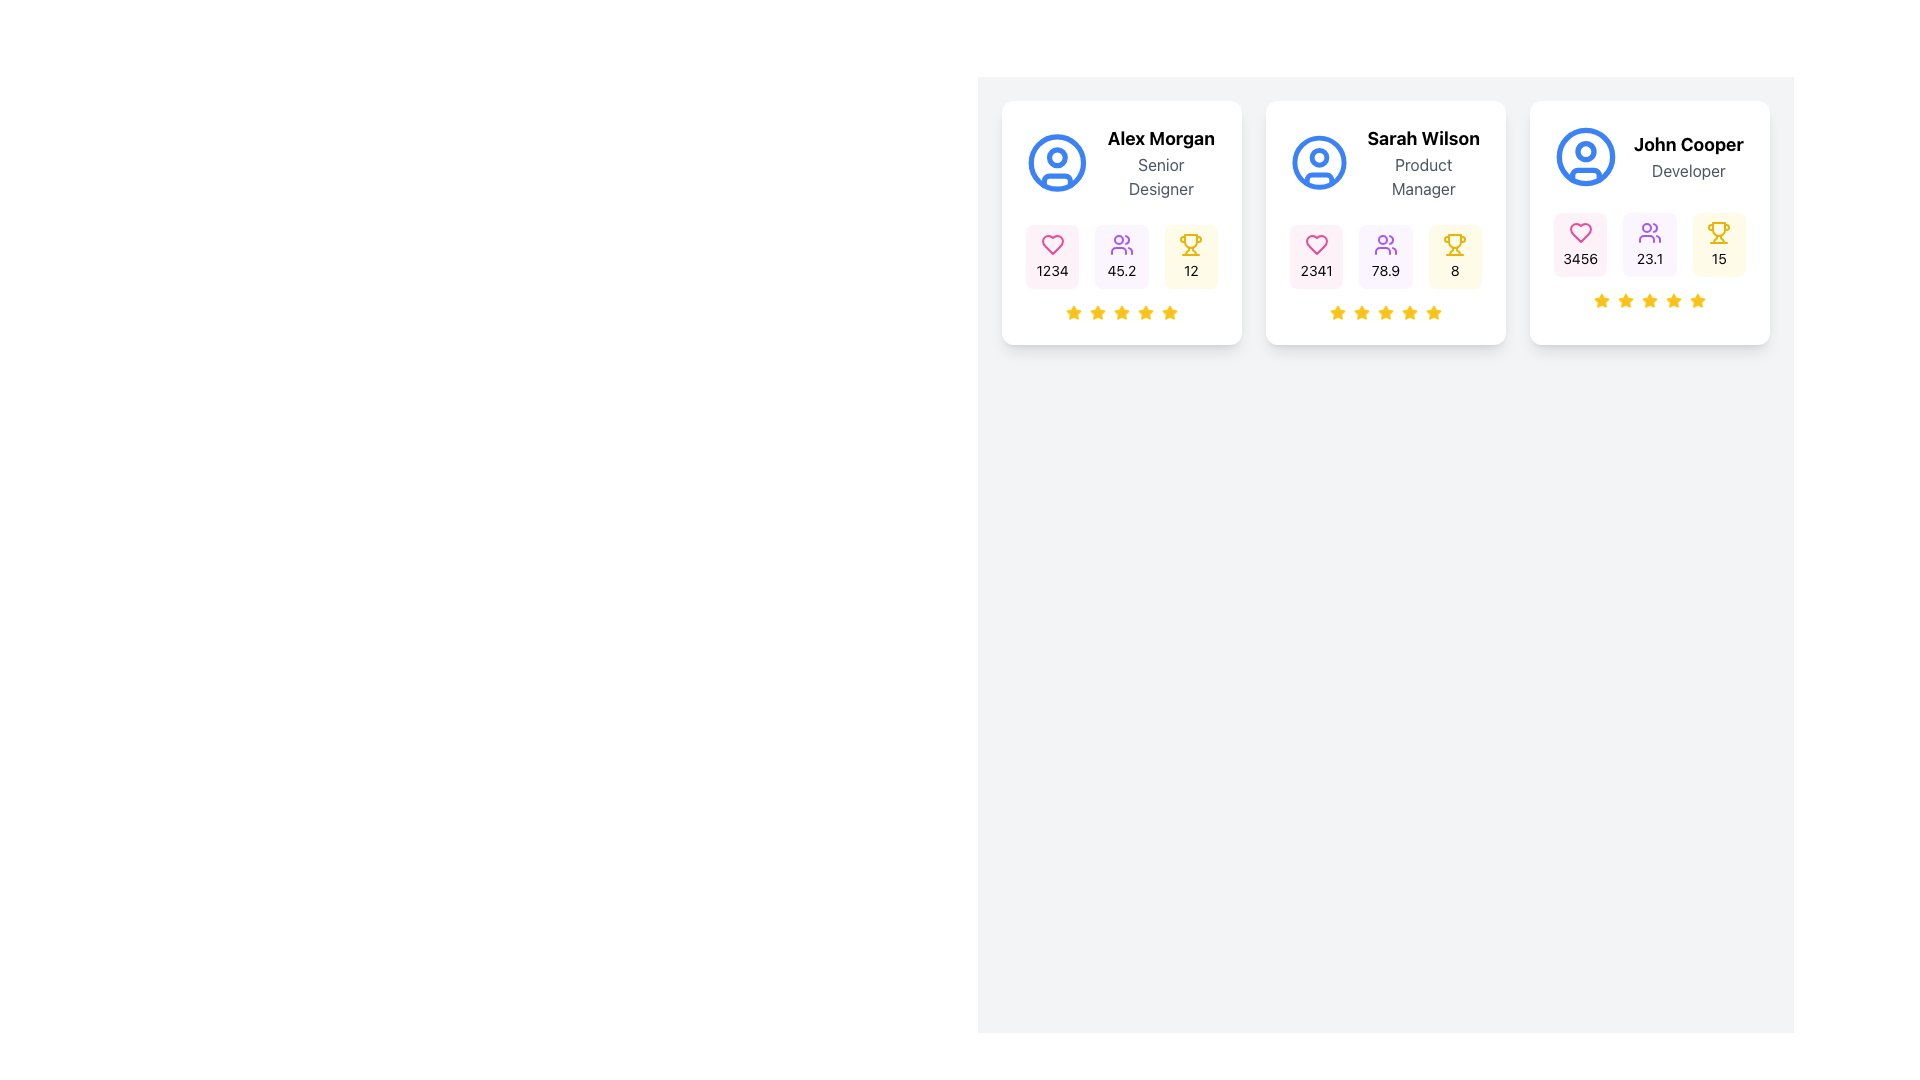 The image size is (1920, 1080). Describe the element at coordinates (1122, 312) in the screenshot. I see `the fourth star in the rating system associated with the user profile card for 'Alex Morgan'` at that location.